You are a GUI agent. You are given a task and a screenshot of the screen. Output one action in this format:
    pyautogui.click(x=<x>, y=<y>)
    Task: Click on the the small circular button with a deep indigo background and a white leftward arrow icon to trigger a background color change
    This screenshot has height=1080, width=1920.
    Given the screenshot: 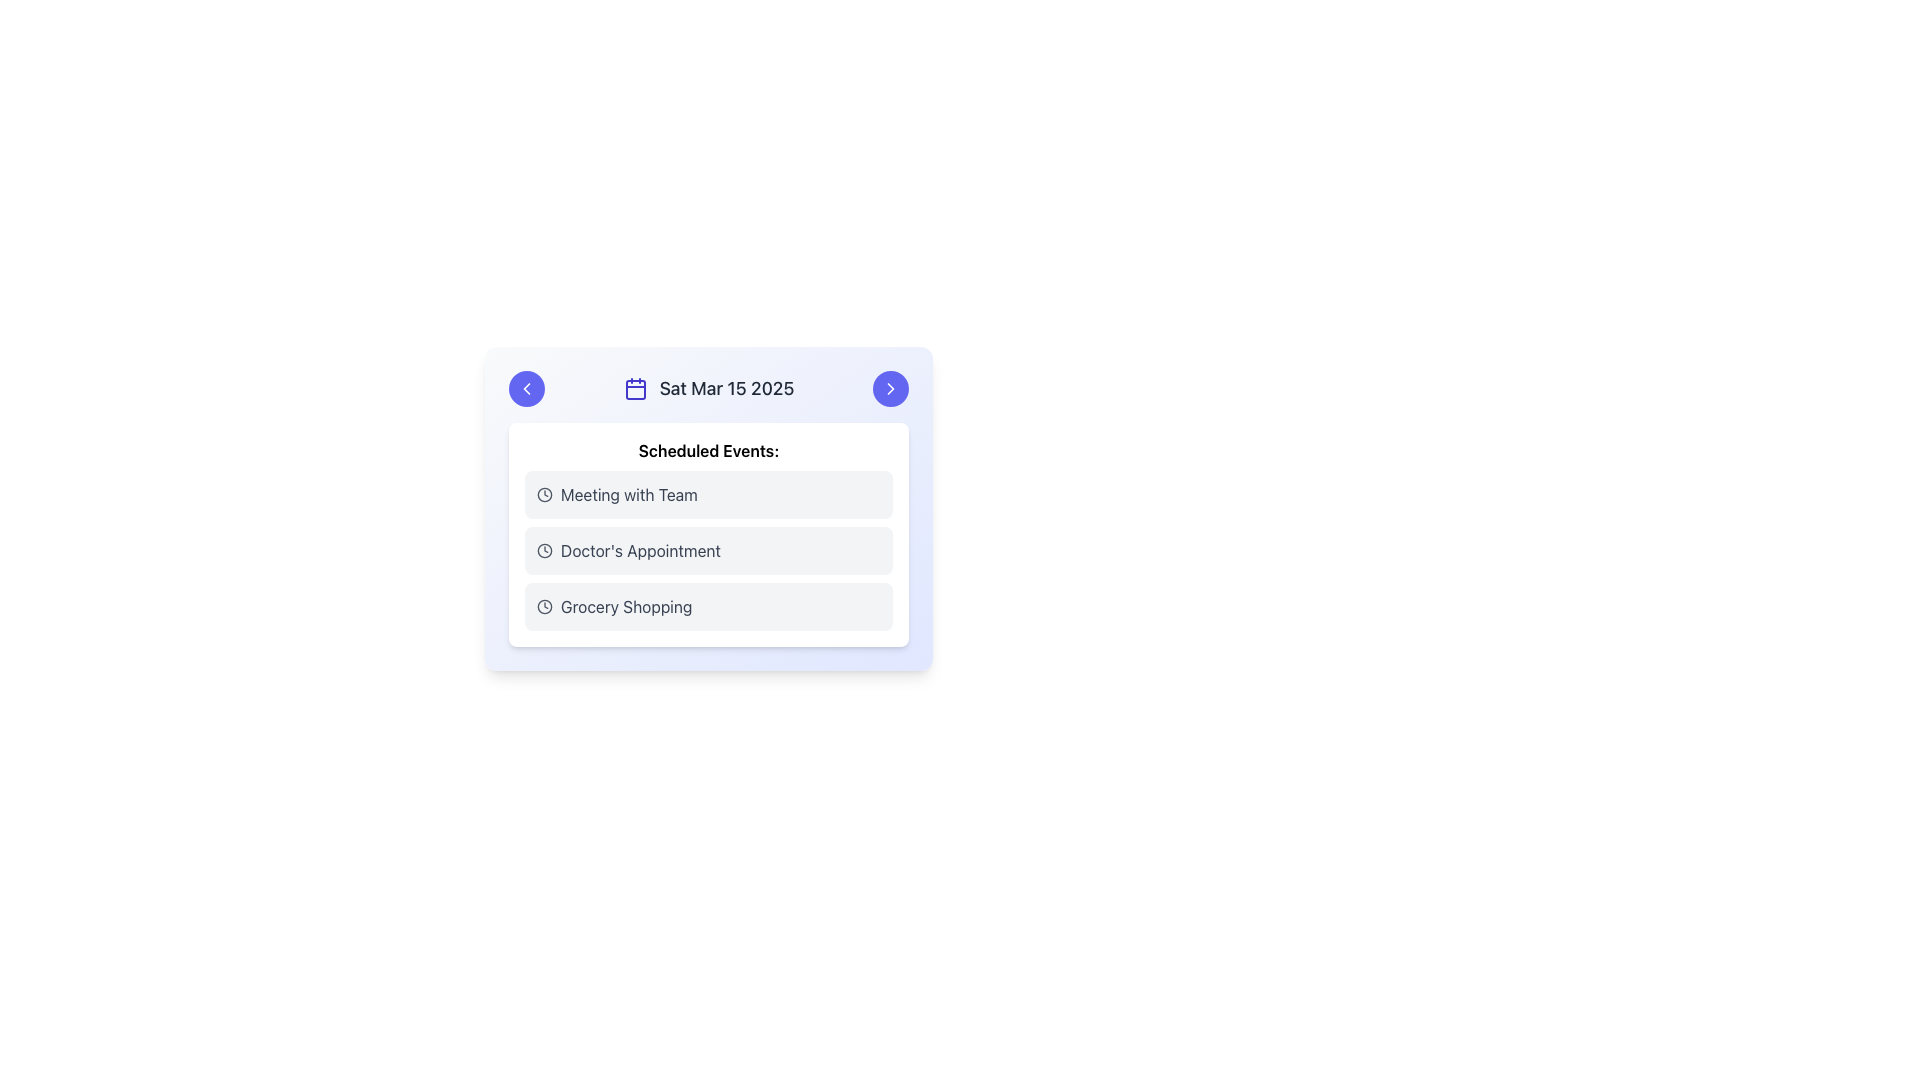 What is the action you would take?
    pyautogui.click(x=527, y=389)
    